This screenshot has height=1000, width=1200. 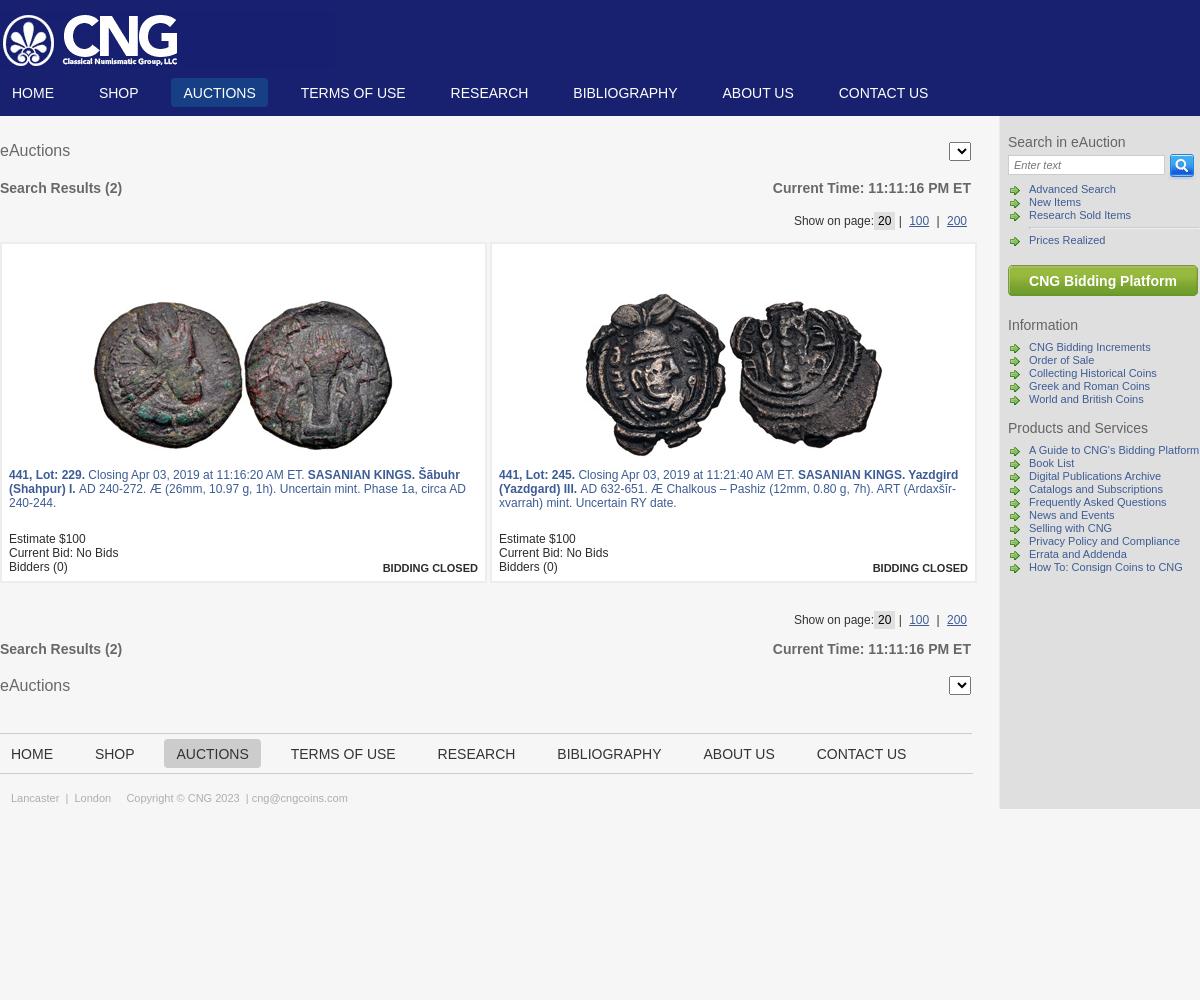 What do you see at coordinates (728, 481) in the screenshot?
I see `'SASANIAN KINGS. Yazdgird (Yazdgard) III.'` at bounding box center [728, 481].